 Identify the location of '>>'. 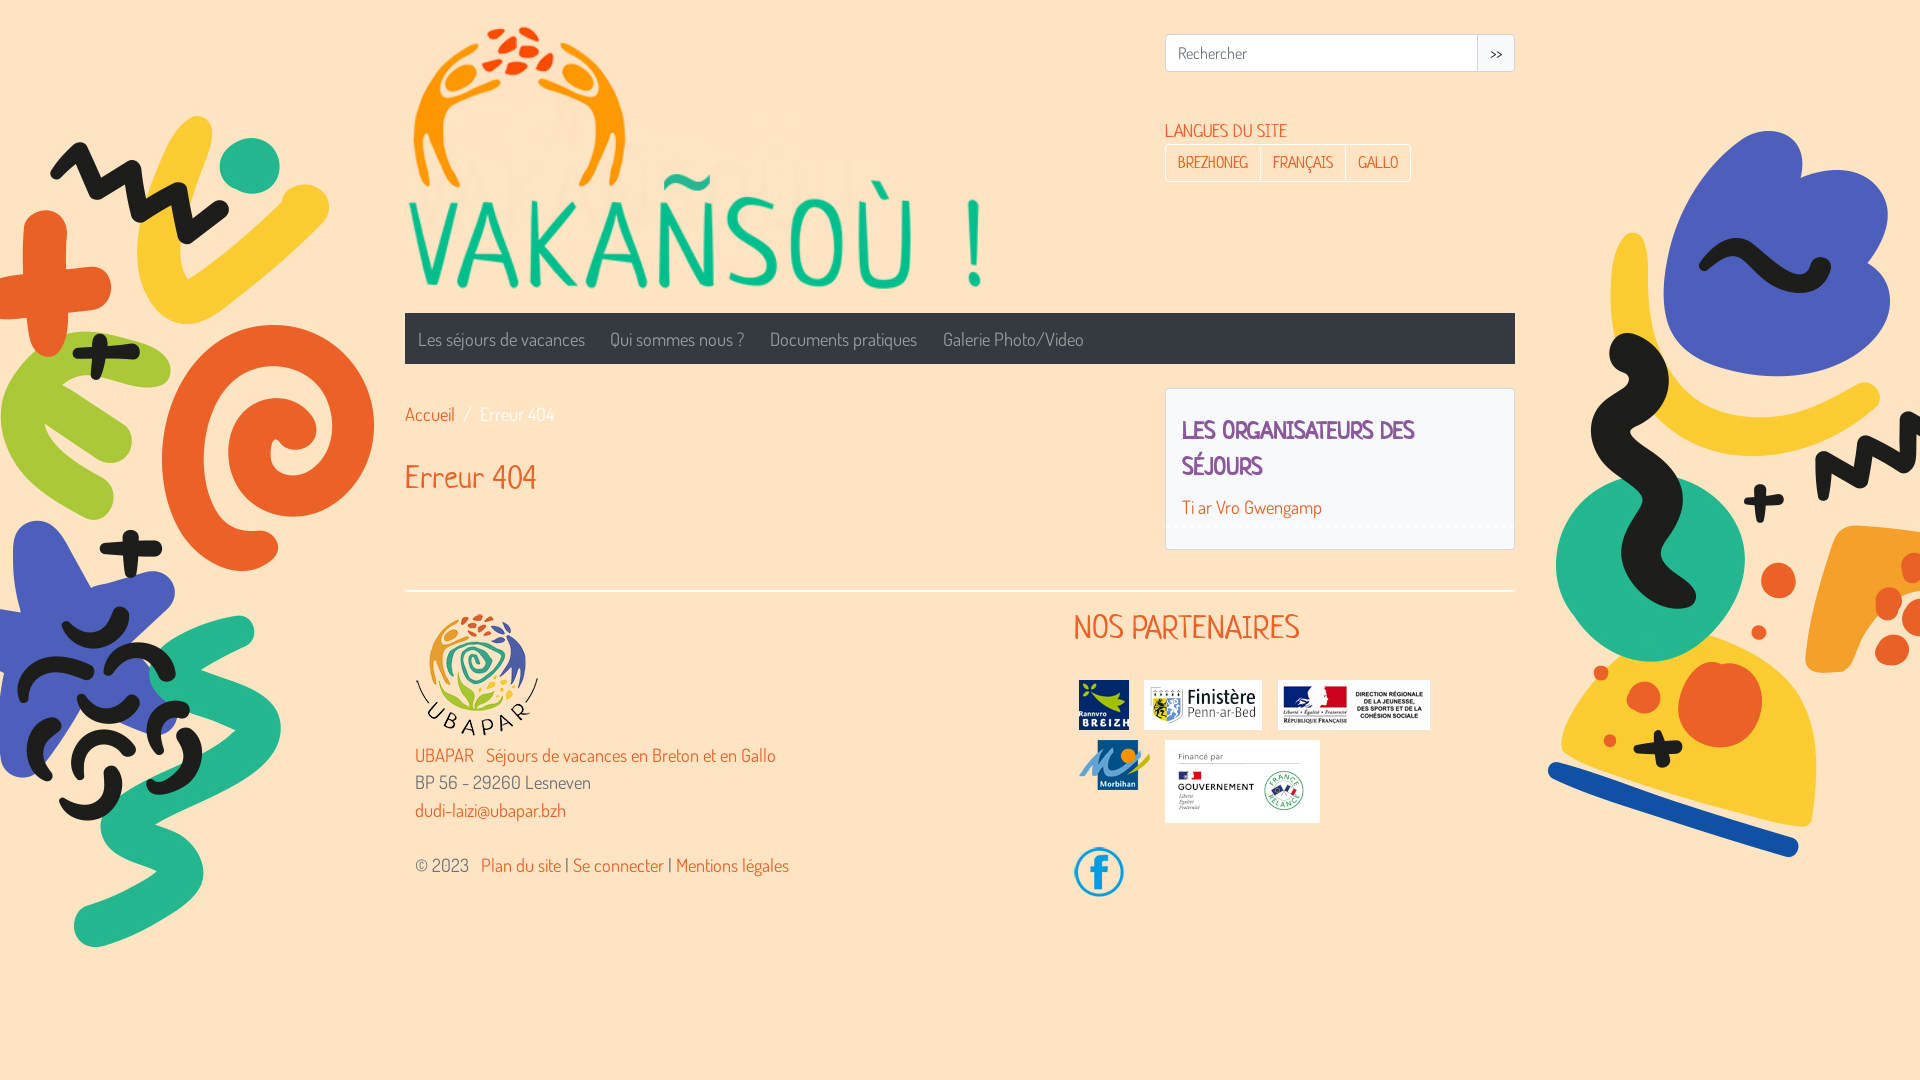
(1496, 52).